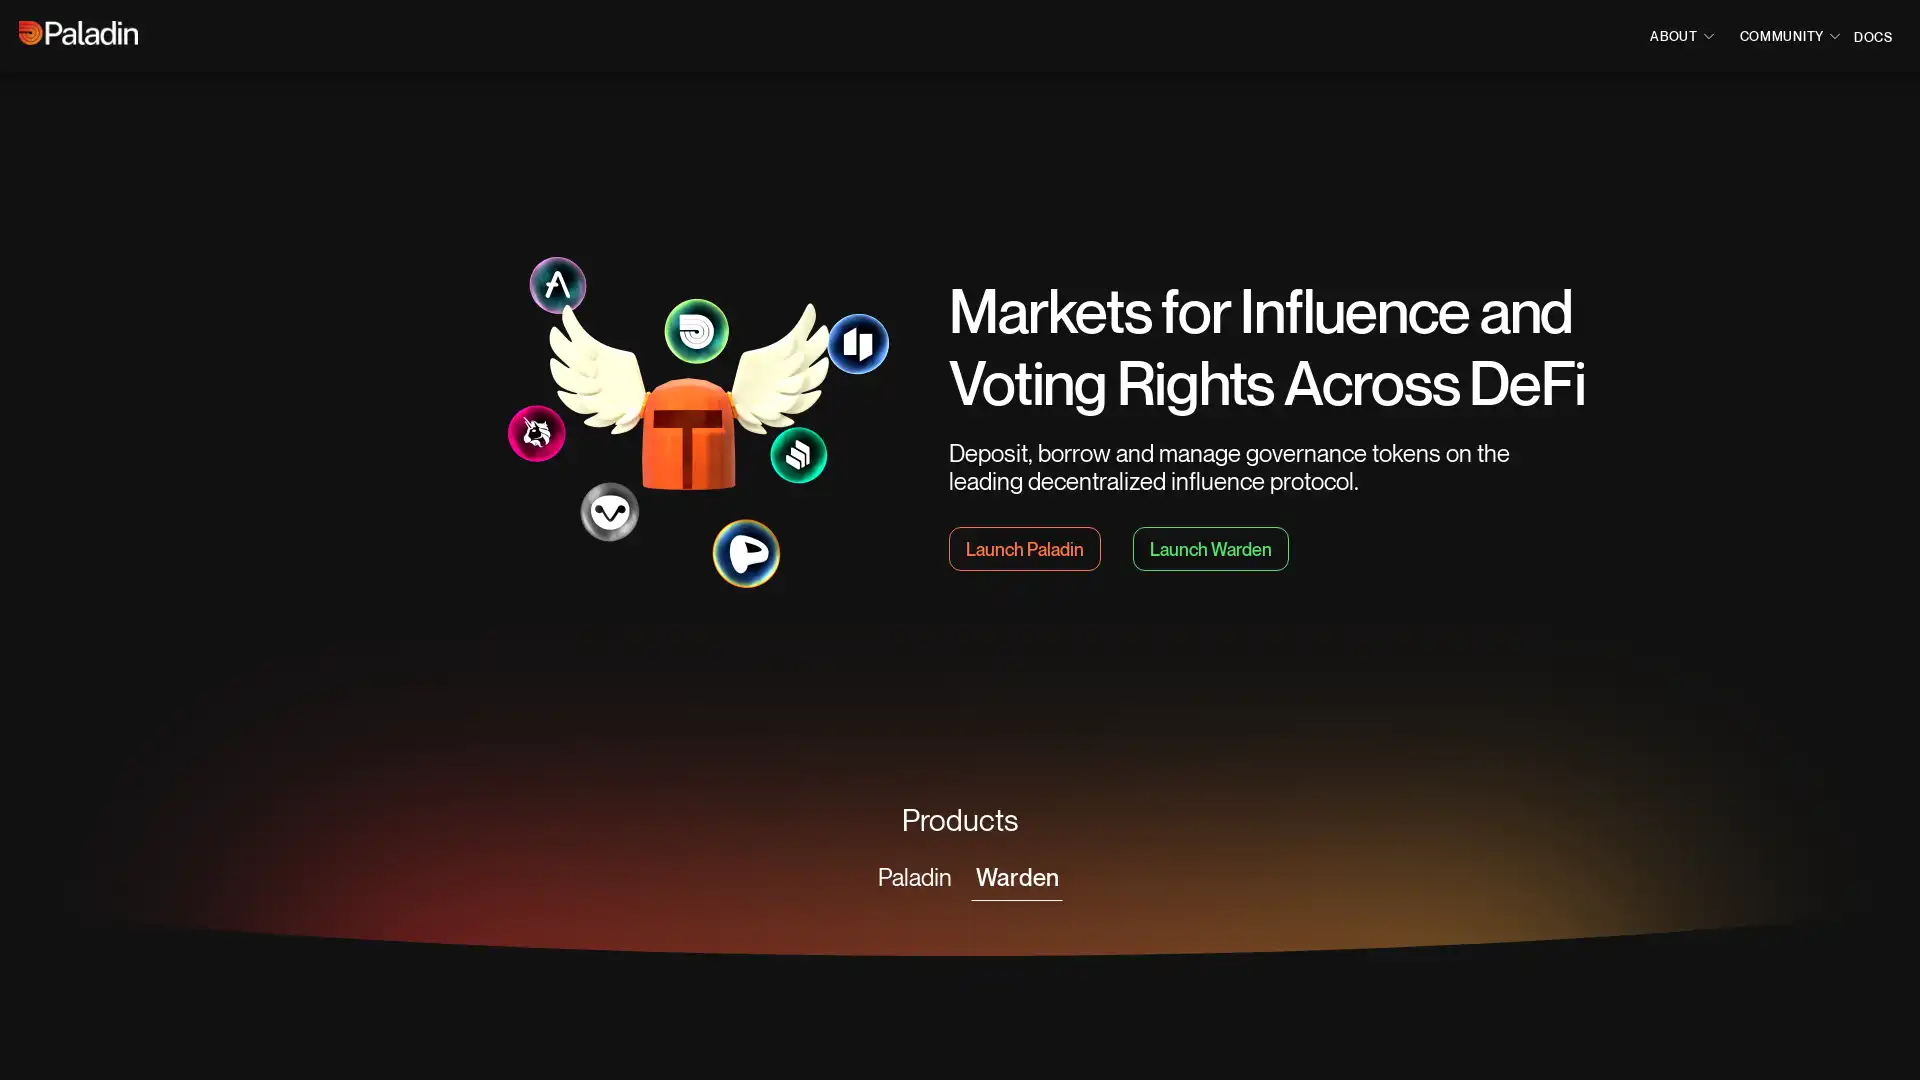  I want to click on Launch Paladin, so click(1025, 548).